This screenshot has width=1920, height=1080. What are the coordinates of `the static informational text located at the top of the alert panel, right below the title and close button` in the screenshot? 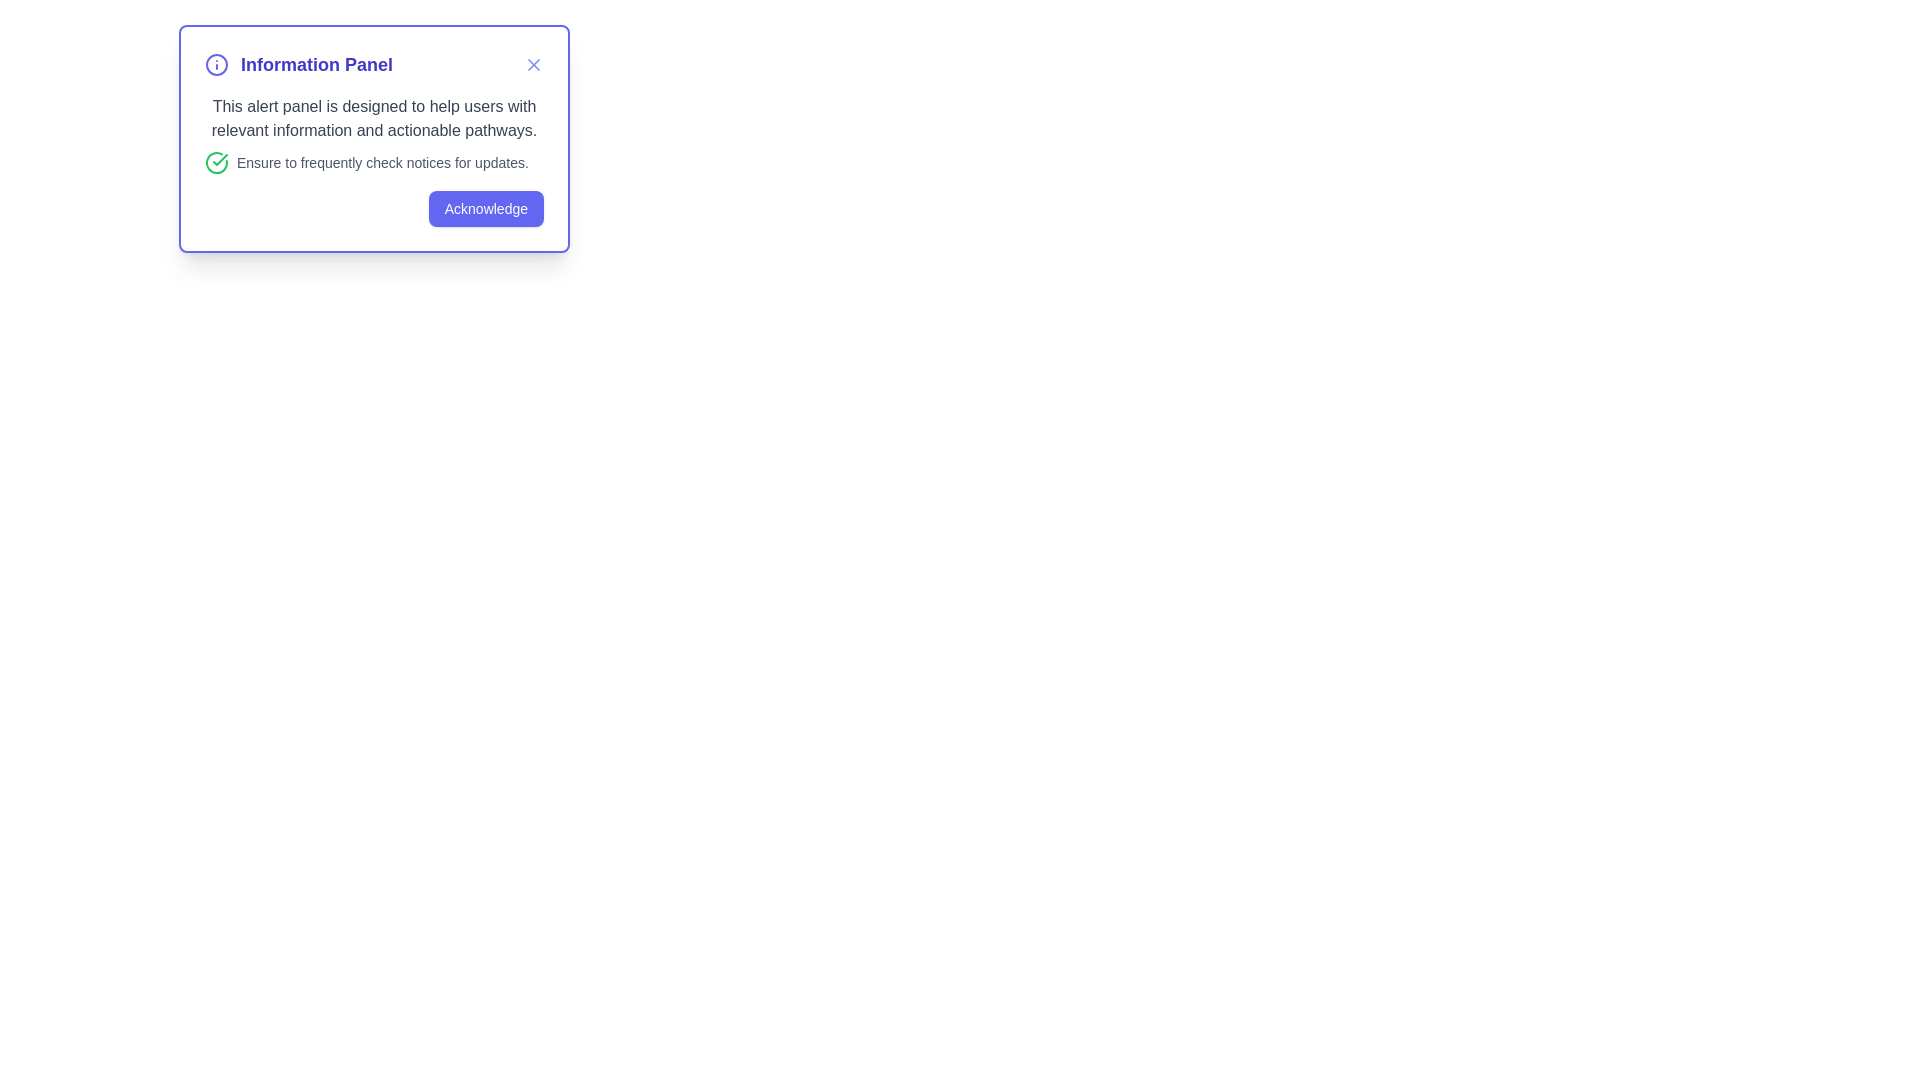 It's located at (374, 119).